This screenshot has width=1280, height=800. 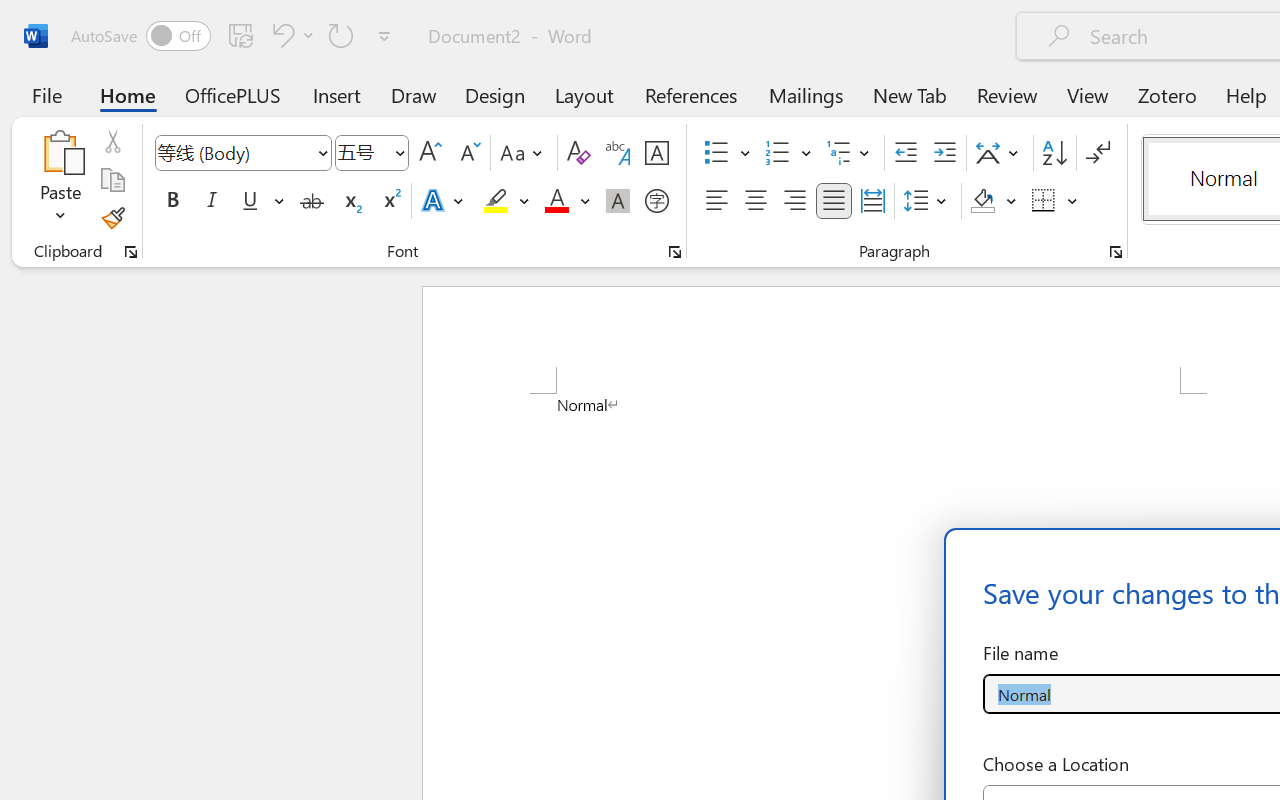 What do you see at coordinates (726, 153) in the screenshot?
I see `'Bullets'` at bounding box center [726, 153].